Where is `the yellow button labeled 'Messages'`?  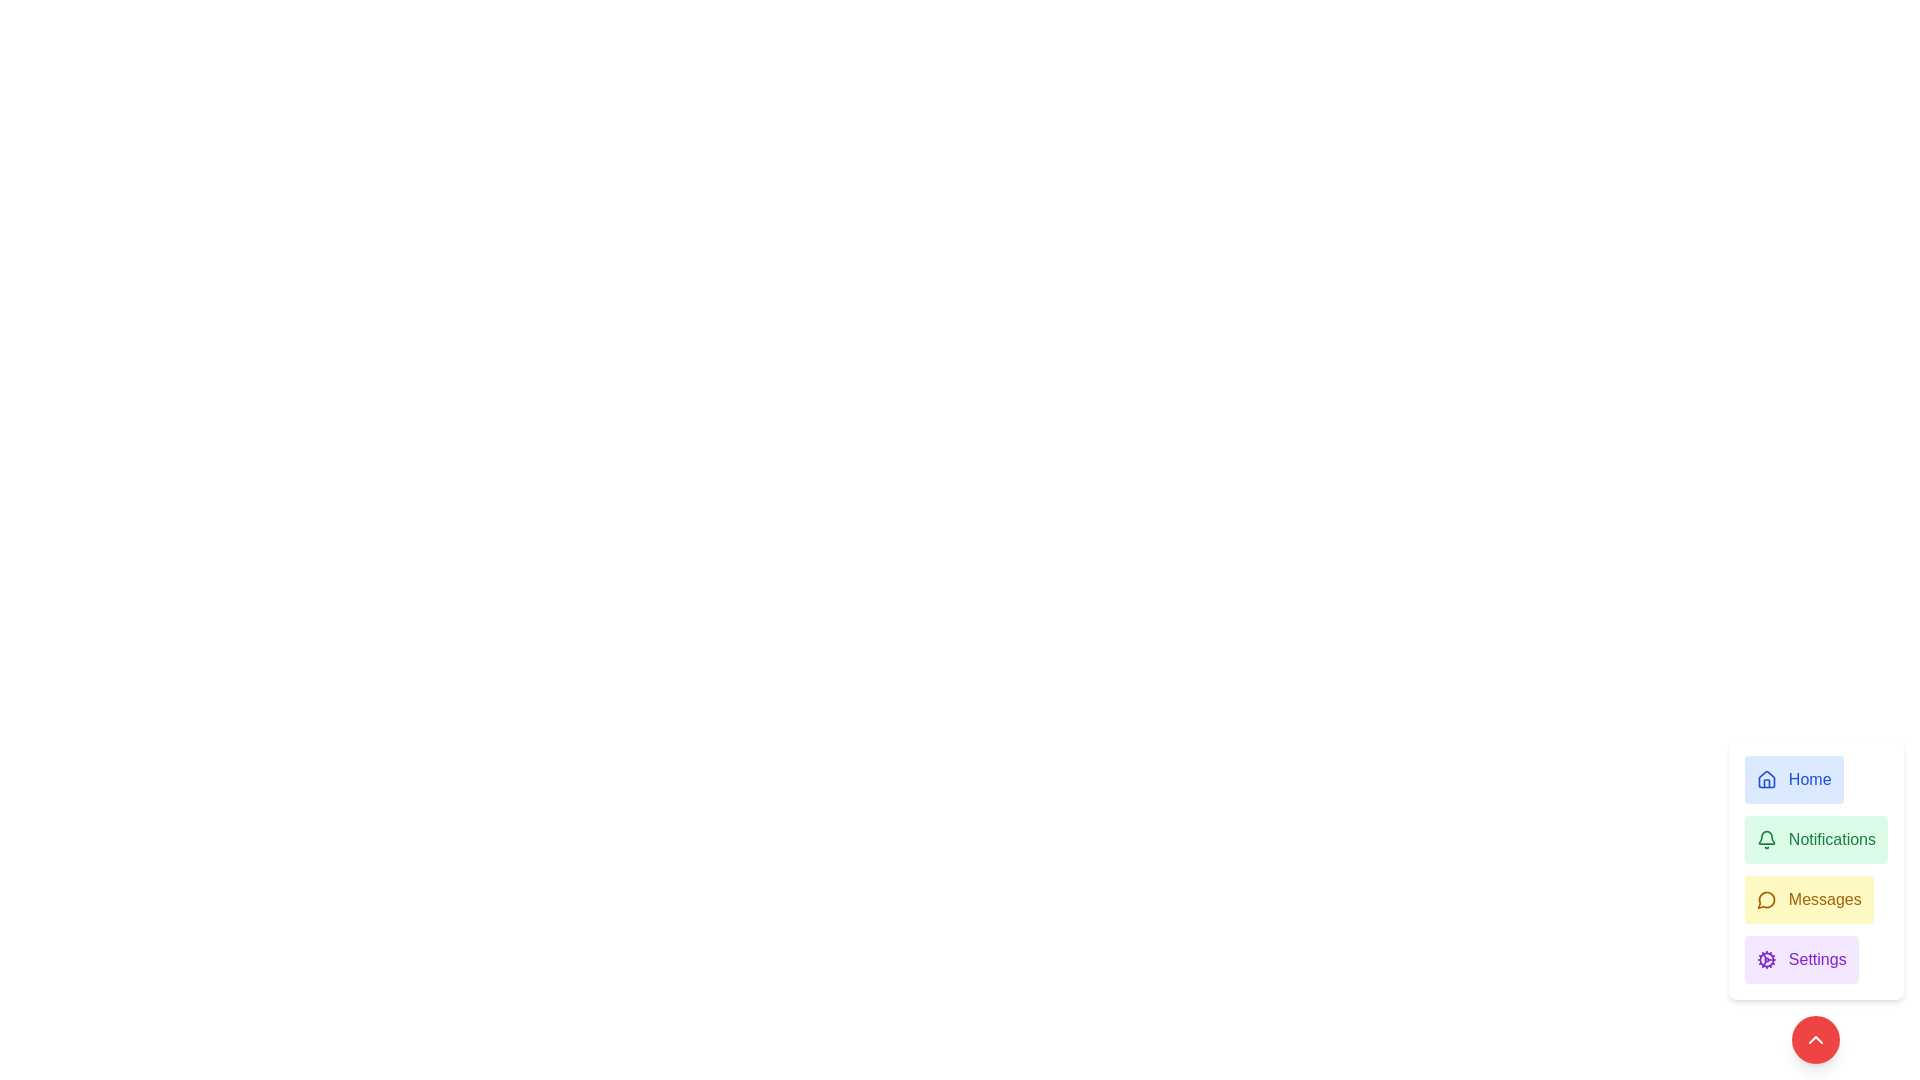
the yellow button labeled 'Messages' is located at coordinates (1809, 898).